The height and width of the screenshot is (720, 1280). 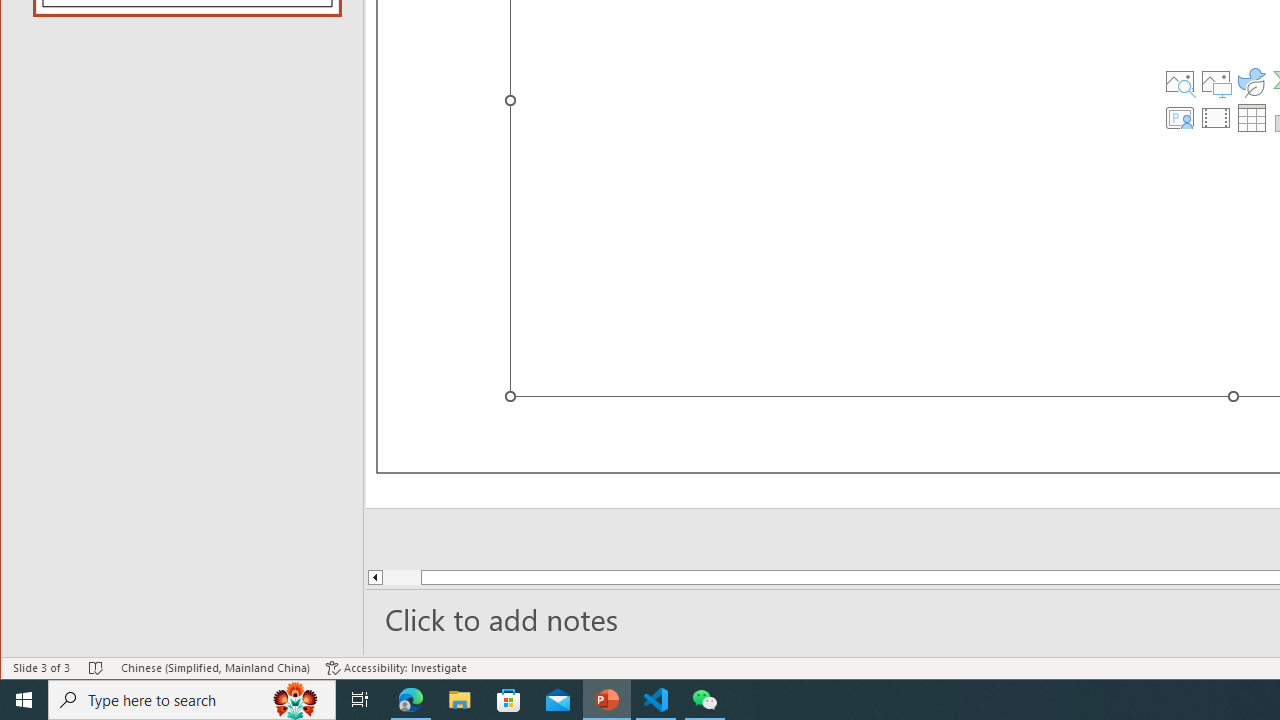 I want to click on 'Insert Table', so click(x=1251, y=118).